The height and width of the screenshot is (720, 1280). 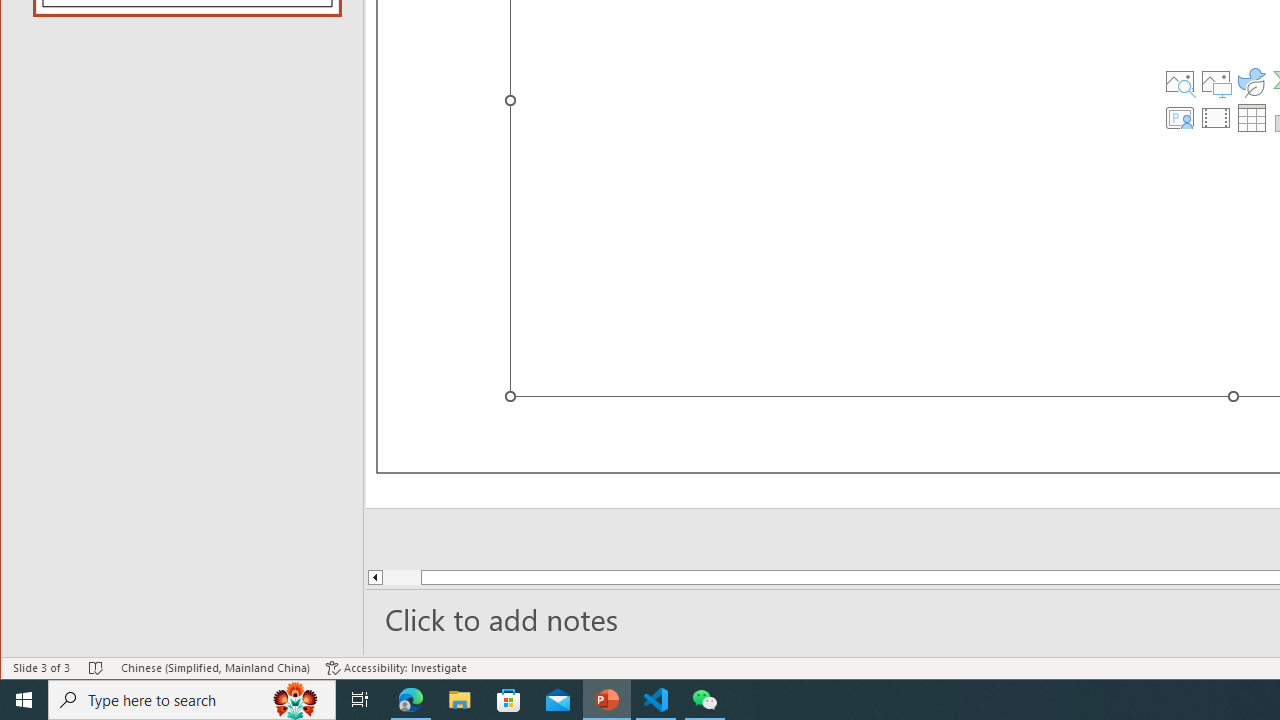 I want to click on 'Insert Table', so click(x=1251, y=118).